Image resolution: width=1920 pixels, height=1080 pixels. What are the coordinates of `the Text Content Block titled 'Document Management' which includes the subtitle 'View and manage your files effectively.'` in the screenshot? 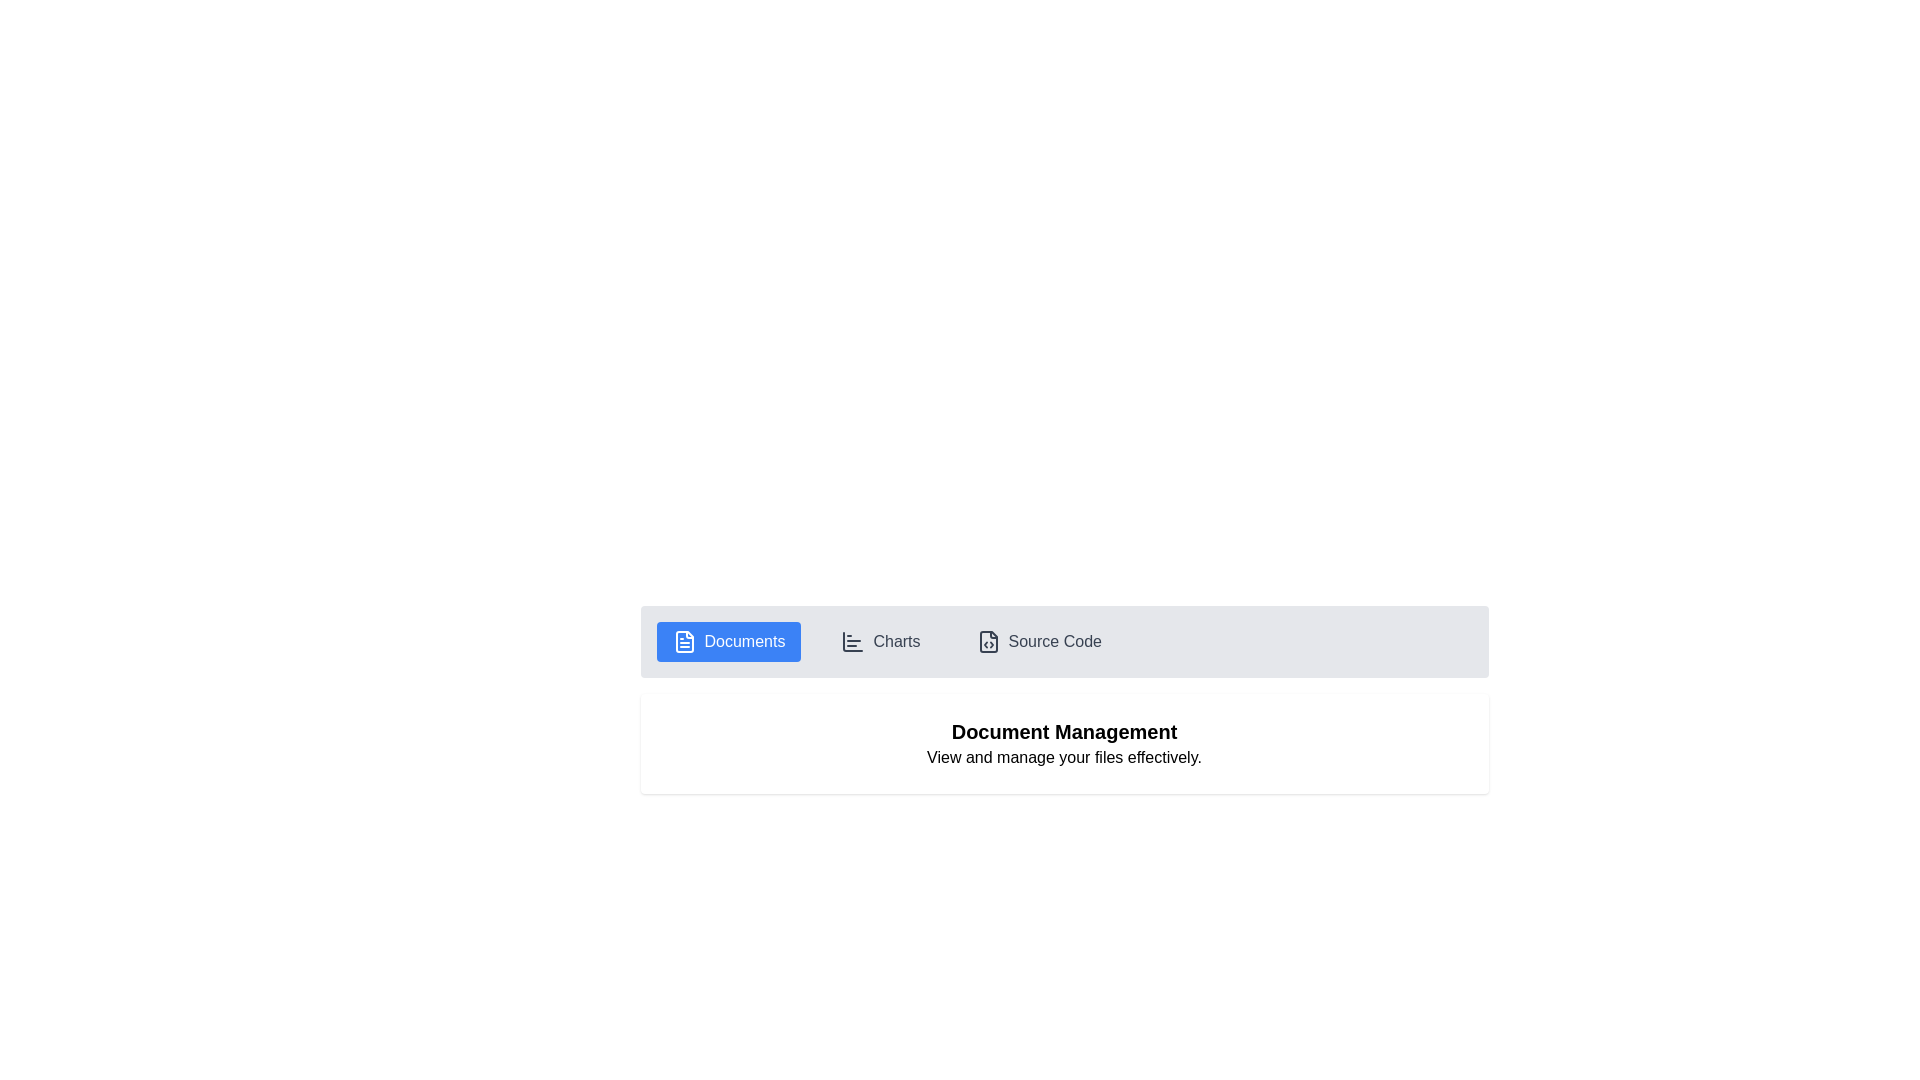 It's located at (1063, 744).